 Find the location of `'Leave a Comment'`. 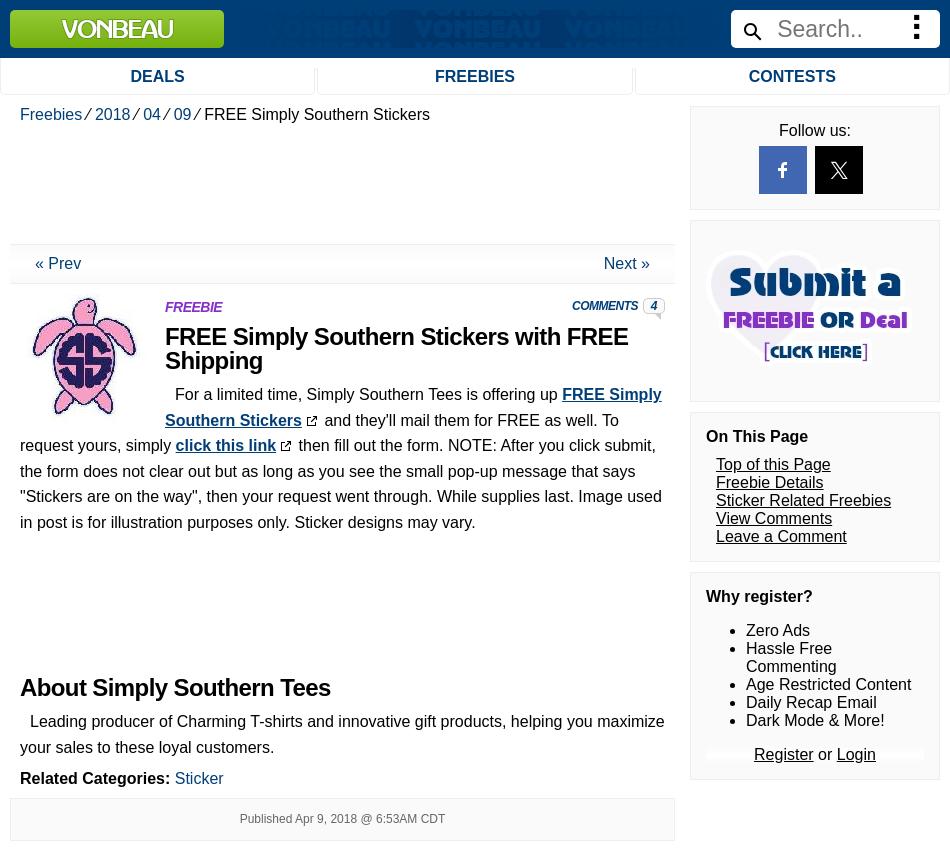

'Leave a Comment' is located at coordinates (715, 35).